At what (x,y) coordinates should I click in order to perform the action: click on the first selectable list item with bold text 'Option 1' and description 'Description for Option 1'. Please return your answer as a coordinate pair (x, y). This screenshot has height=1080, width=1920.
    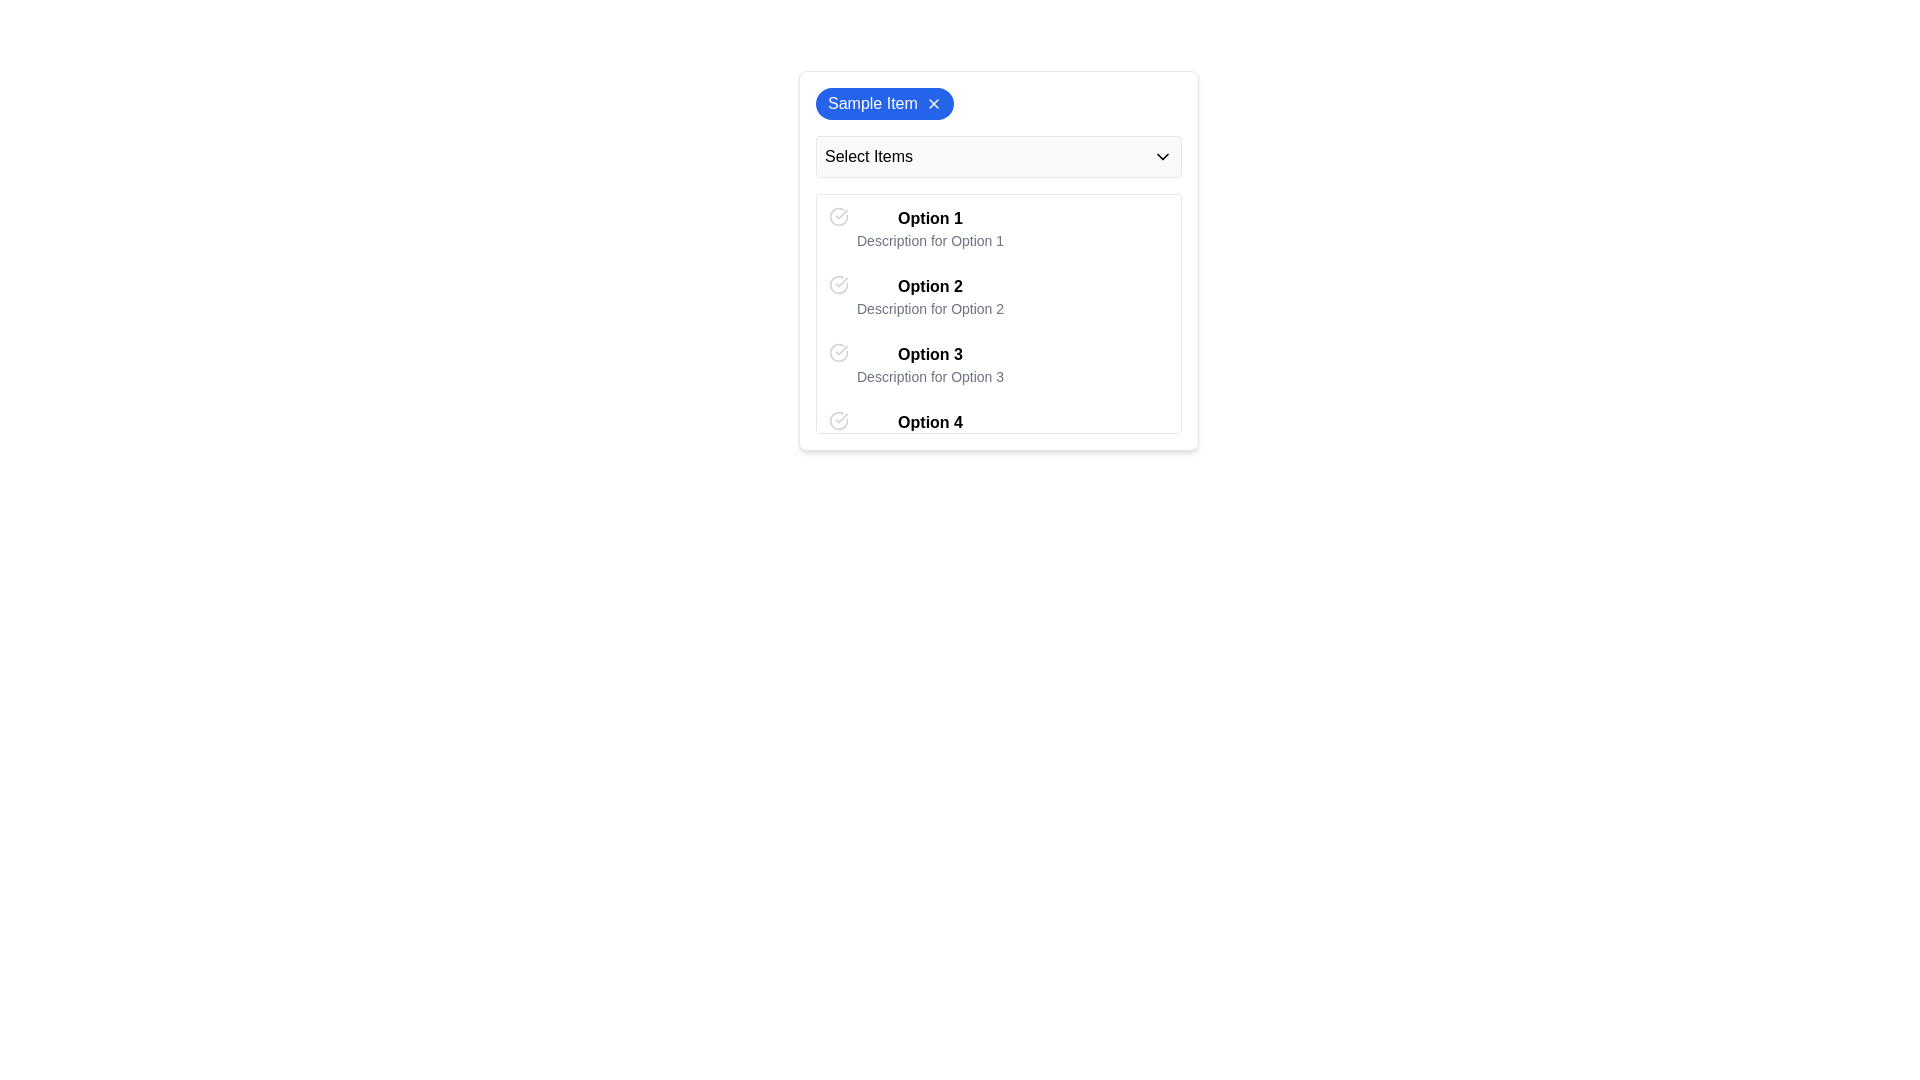
    Looking at the image, I should click on (929, 227).